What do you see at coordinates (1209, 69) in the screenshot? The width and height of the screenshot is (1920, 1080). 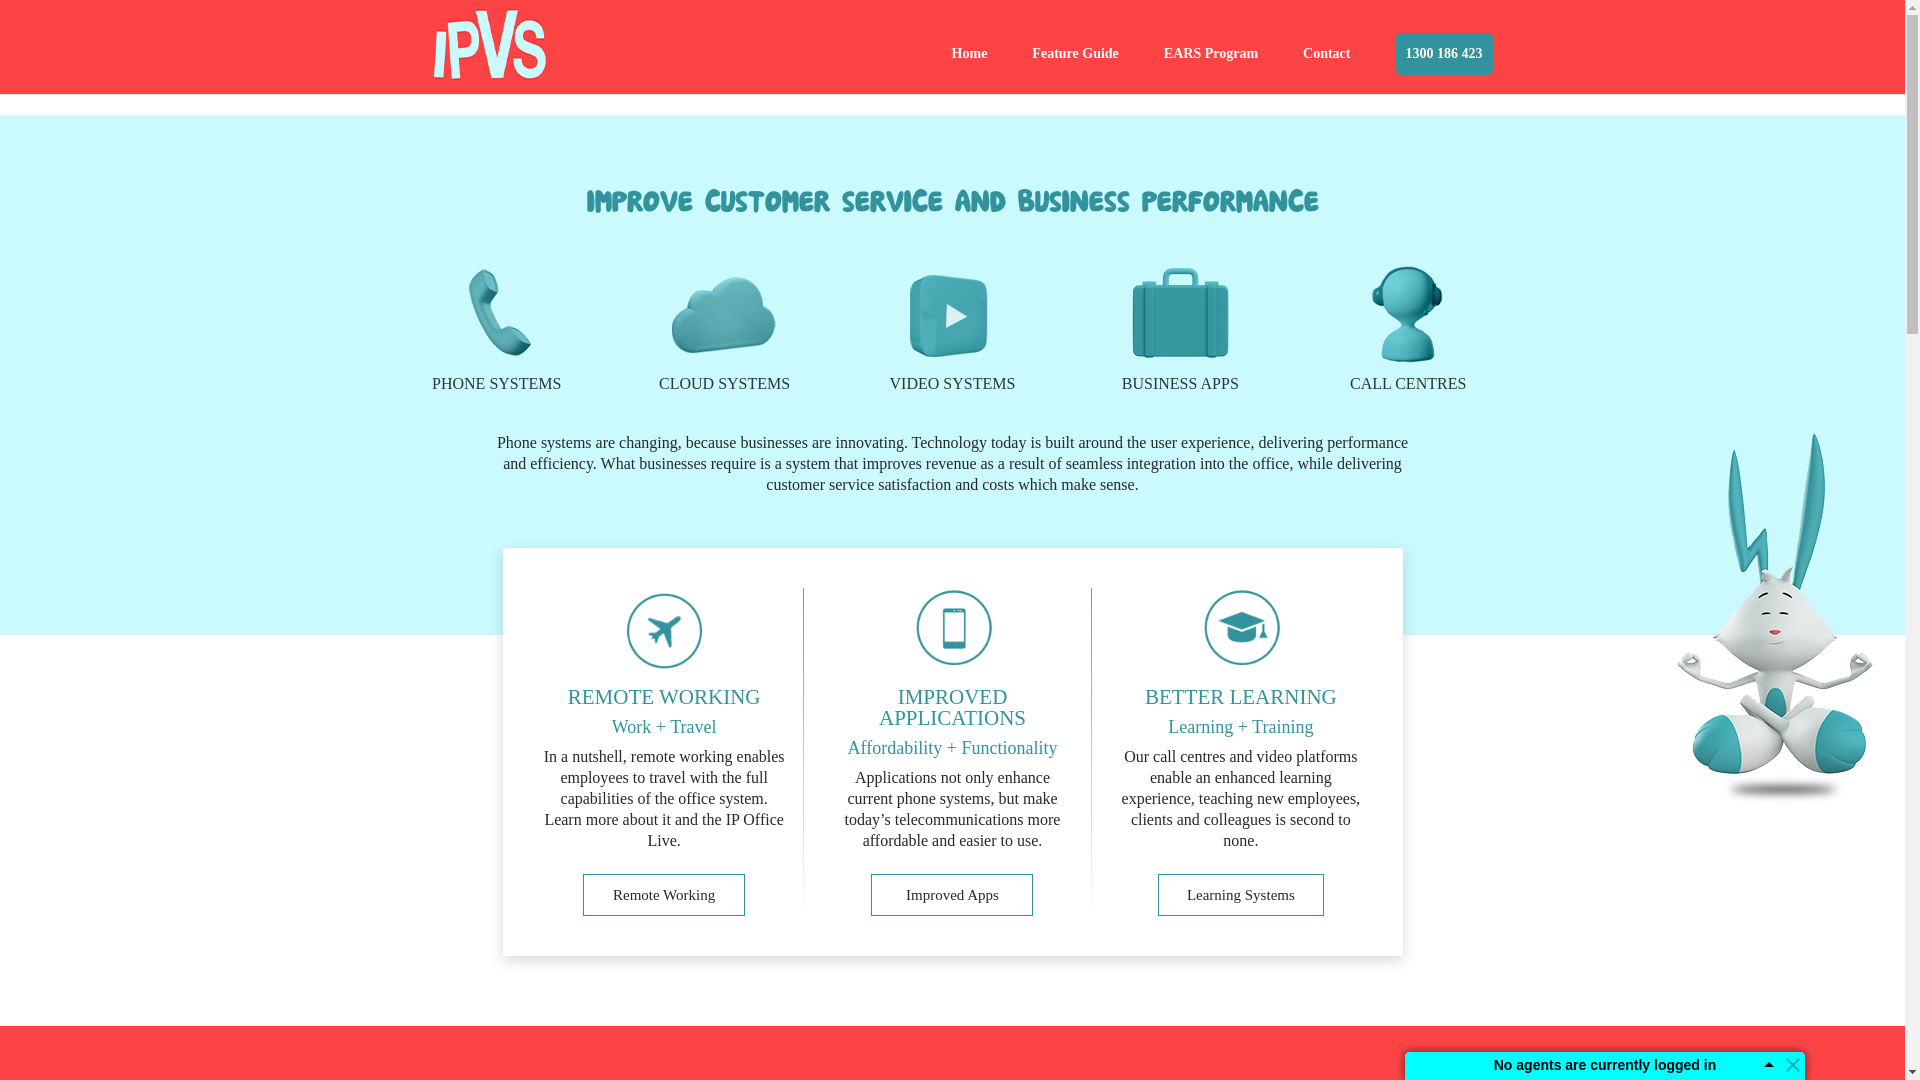 I see `'EARS Program'` at bounding box center [1209, 69].